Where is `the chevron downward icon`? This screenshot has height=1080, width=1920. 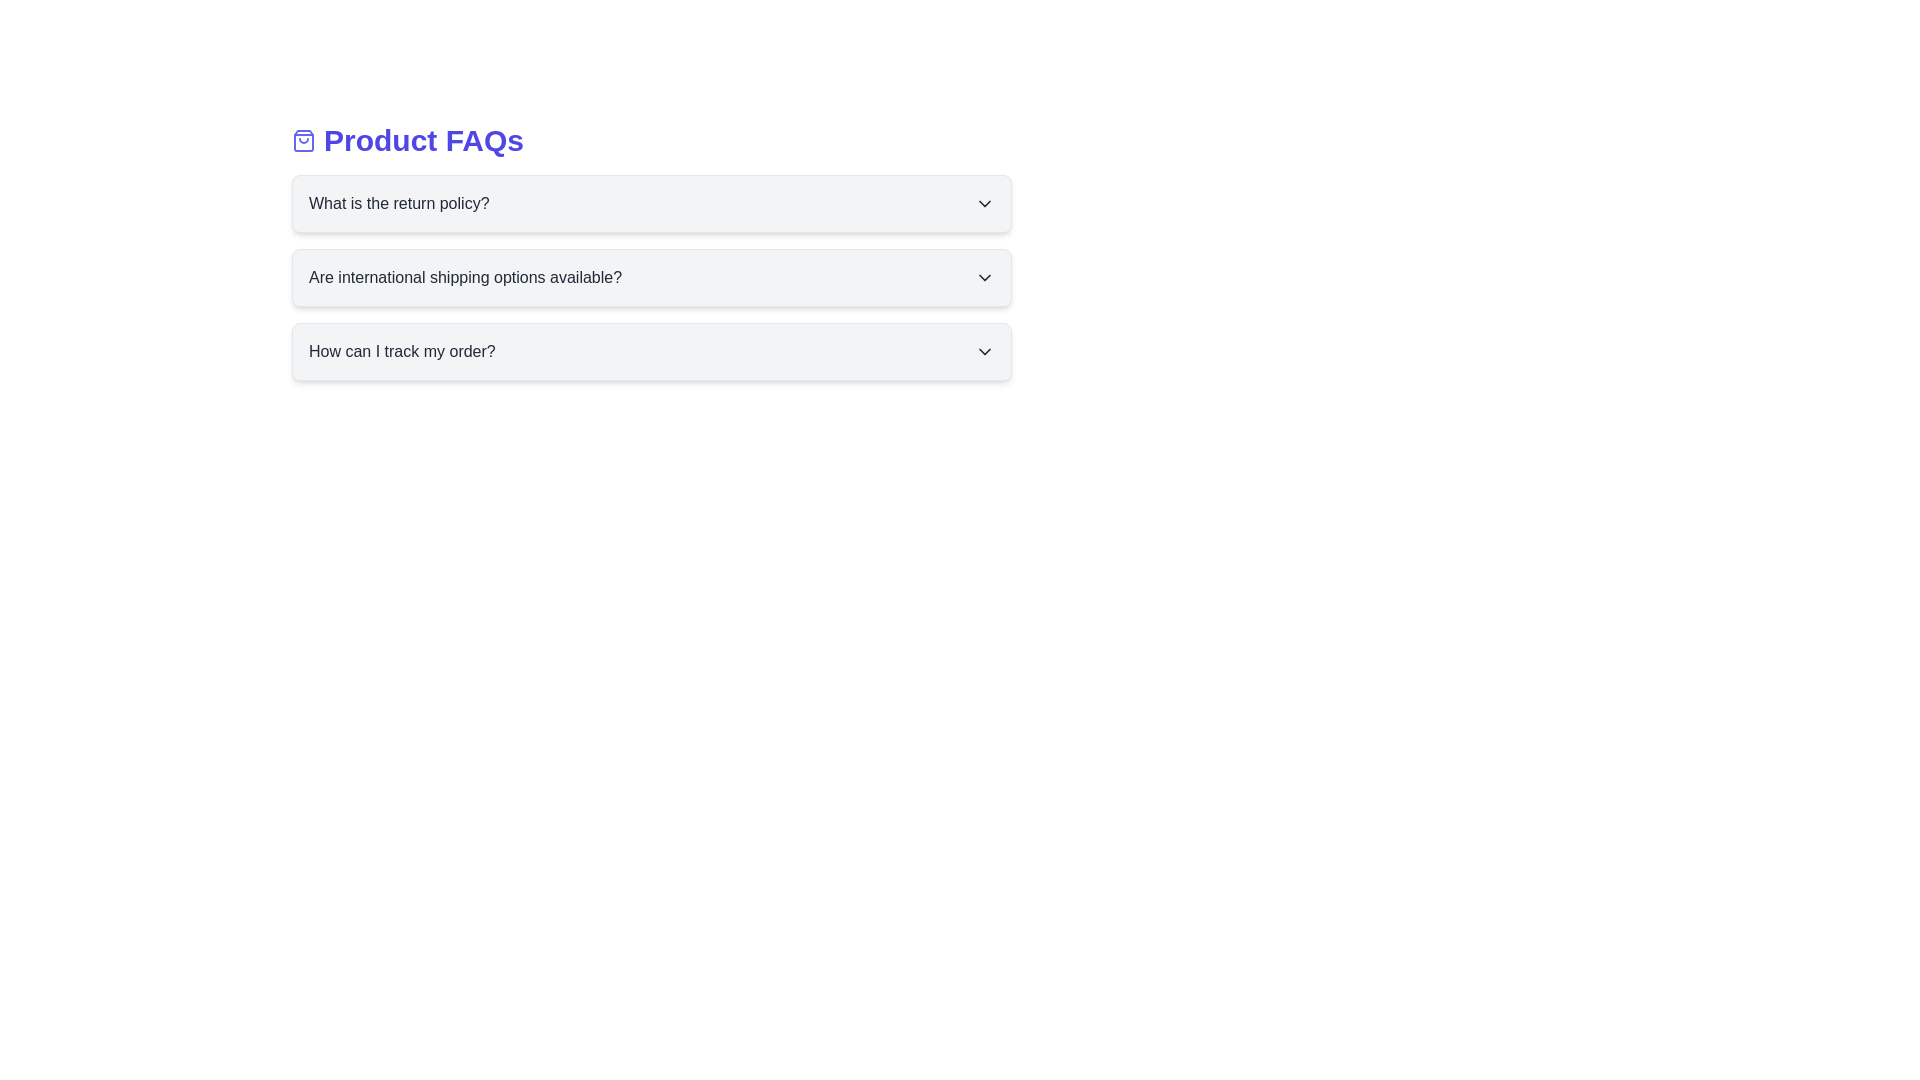 the chevron downward icon is located at coordinates (984, 350).